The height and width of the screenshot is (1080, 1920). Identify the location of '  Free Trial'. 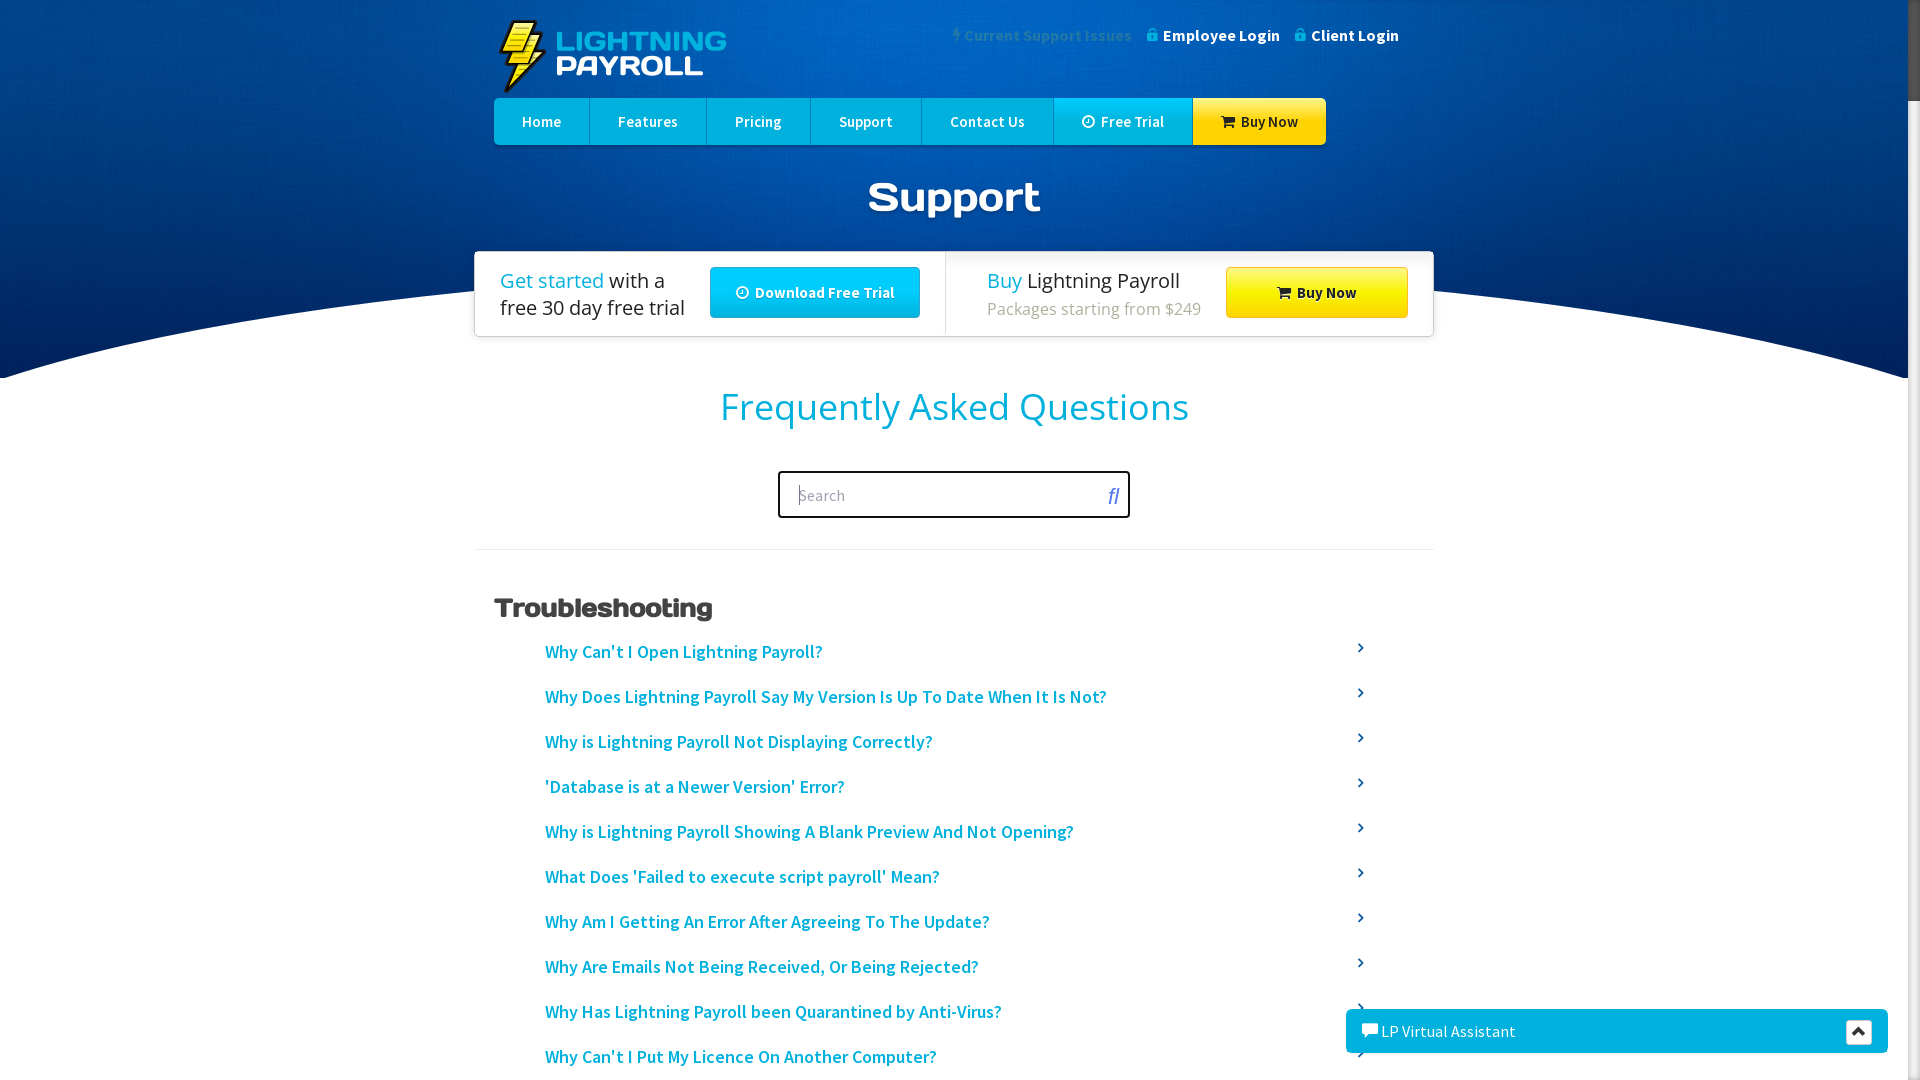
(1123, 121).